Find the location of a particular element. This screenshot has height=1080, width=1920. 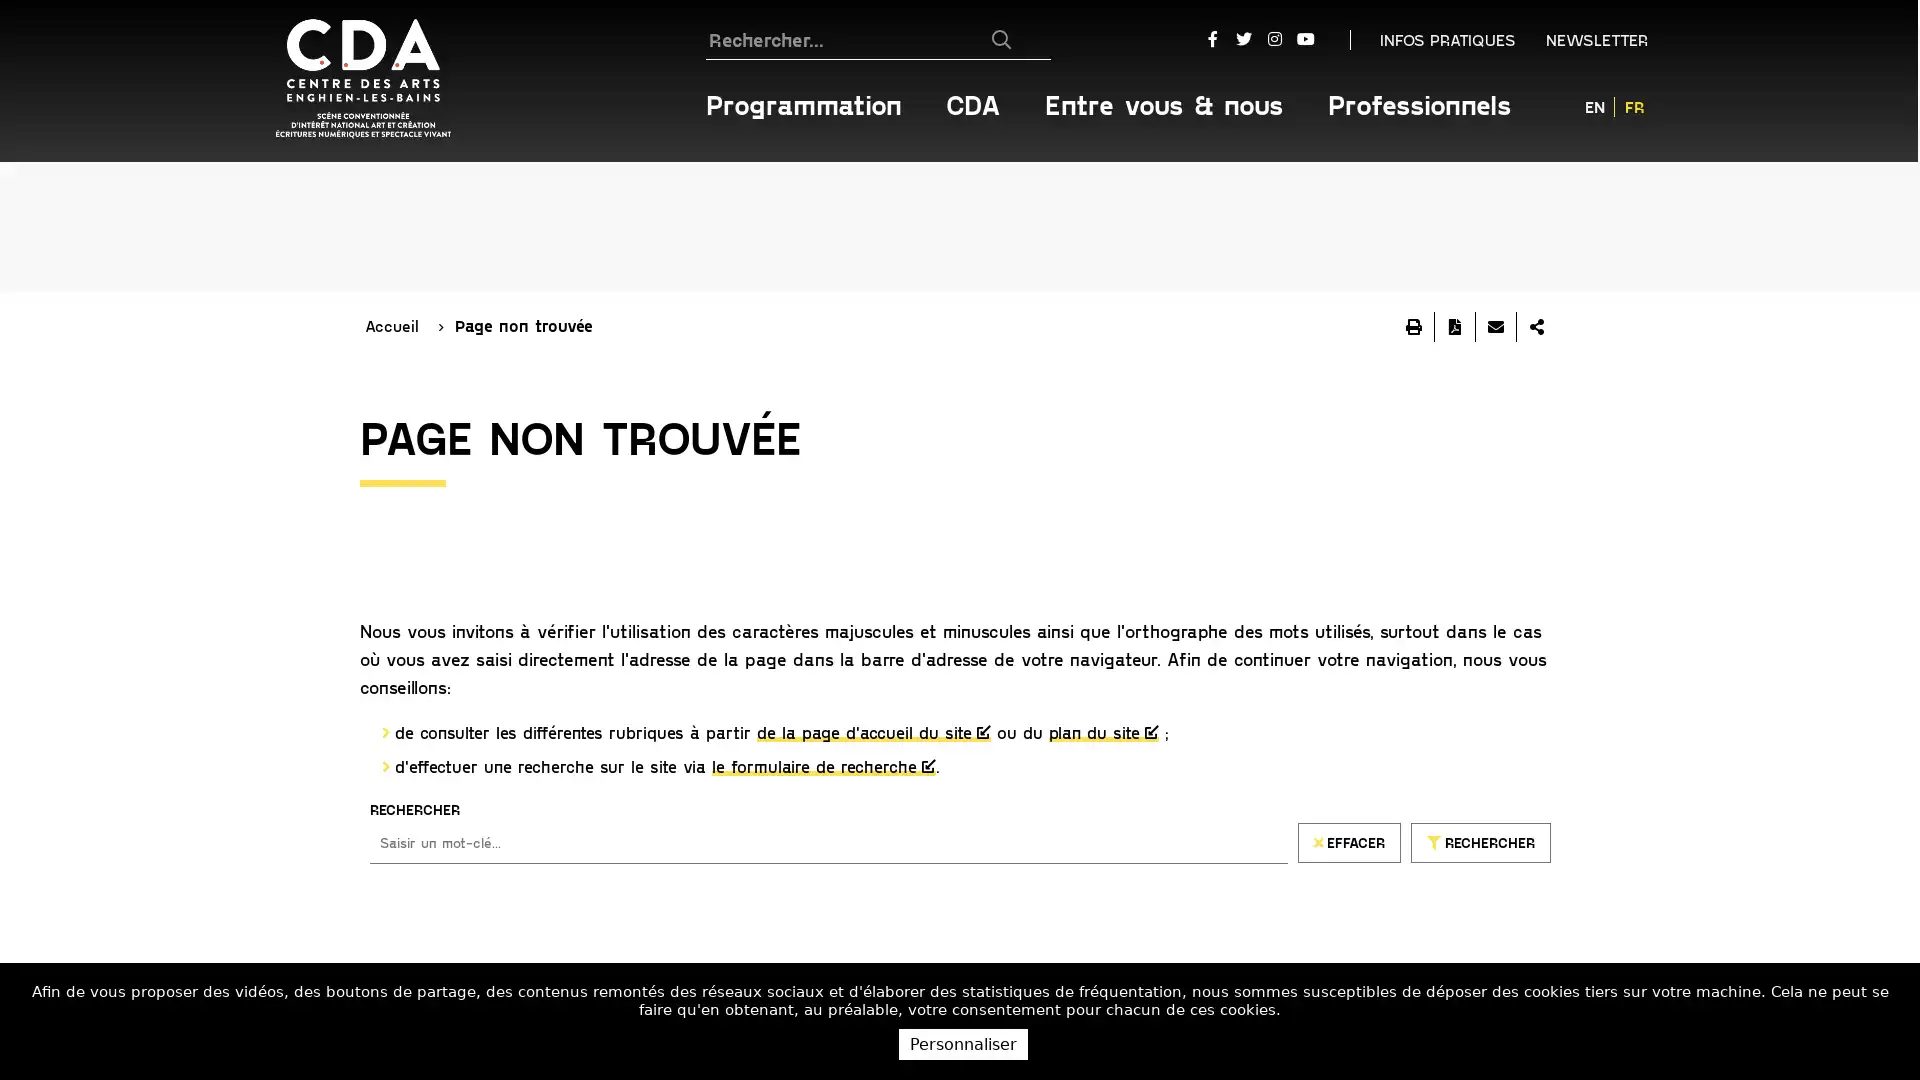

Personnaliser is located at coordinates (963, 1043).